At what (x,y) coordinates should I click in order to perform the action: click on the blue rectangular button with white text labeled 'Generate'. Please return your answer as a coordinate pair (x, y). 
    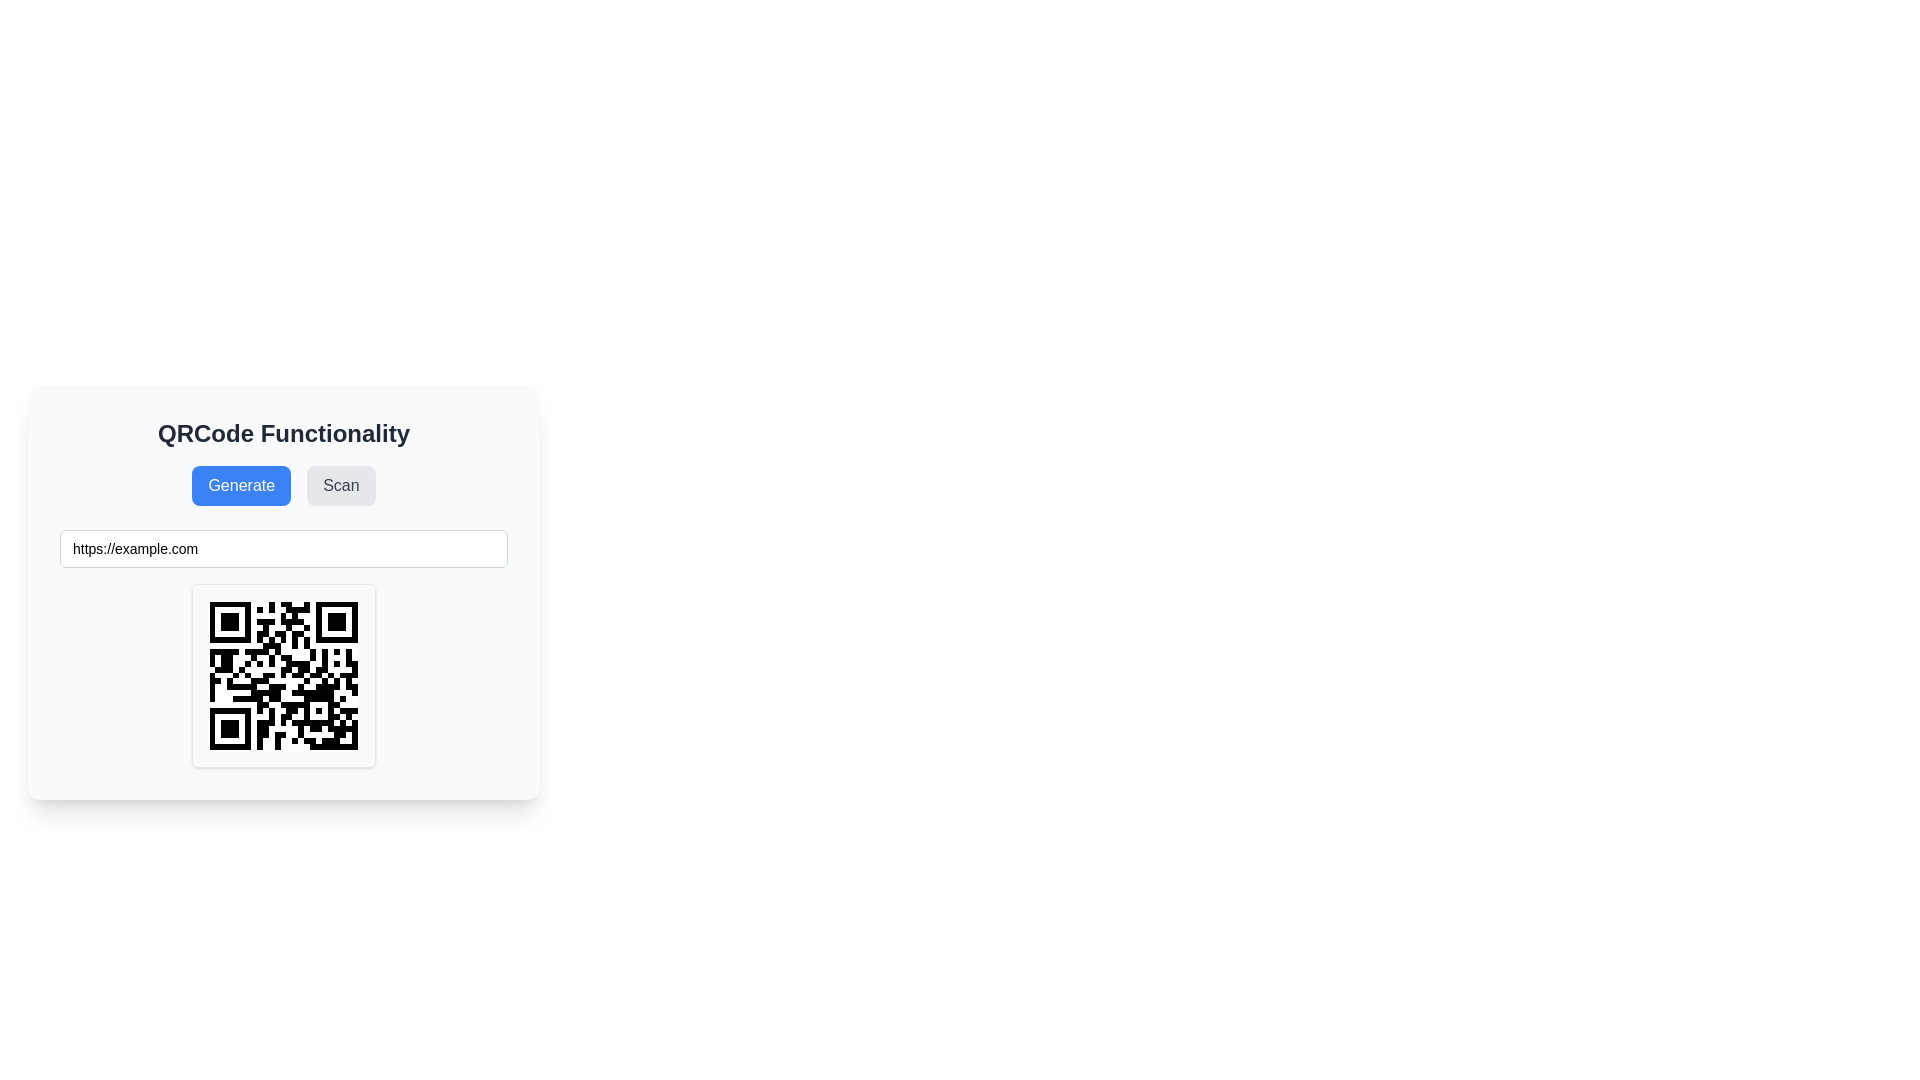
    Looking at the image, I should click on (240, 486).